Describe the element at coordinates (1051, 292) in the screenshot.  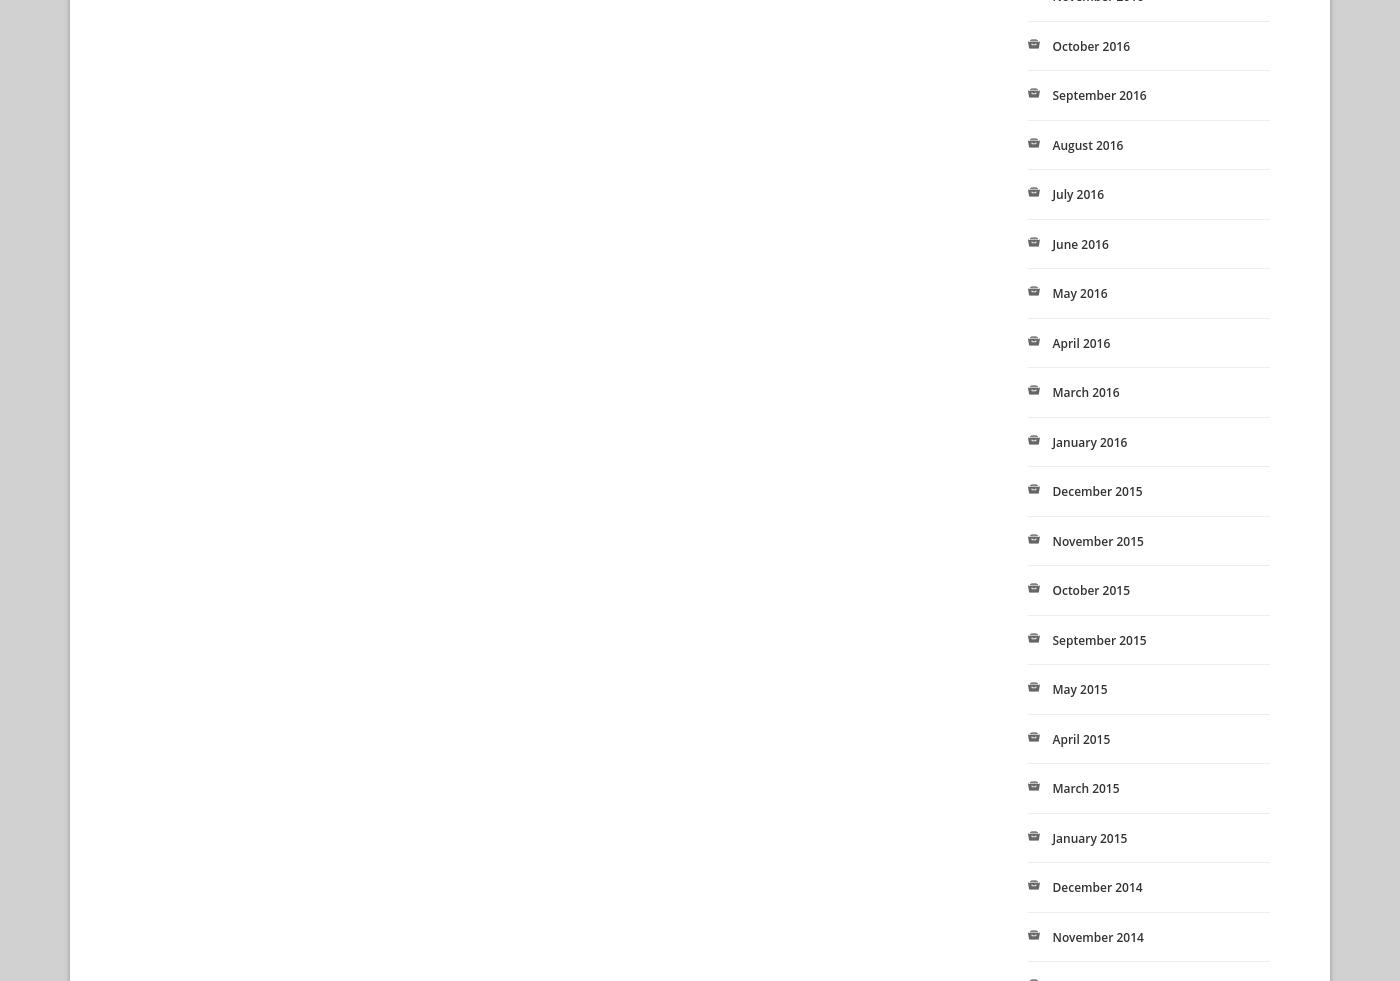
I see `'May 2016'` at that location.